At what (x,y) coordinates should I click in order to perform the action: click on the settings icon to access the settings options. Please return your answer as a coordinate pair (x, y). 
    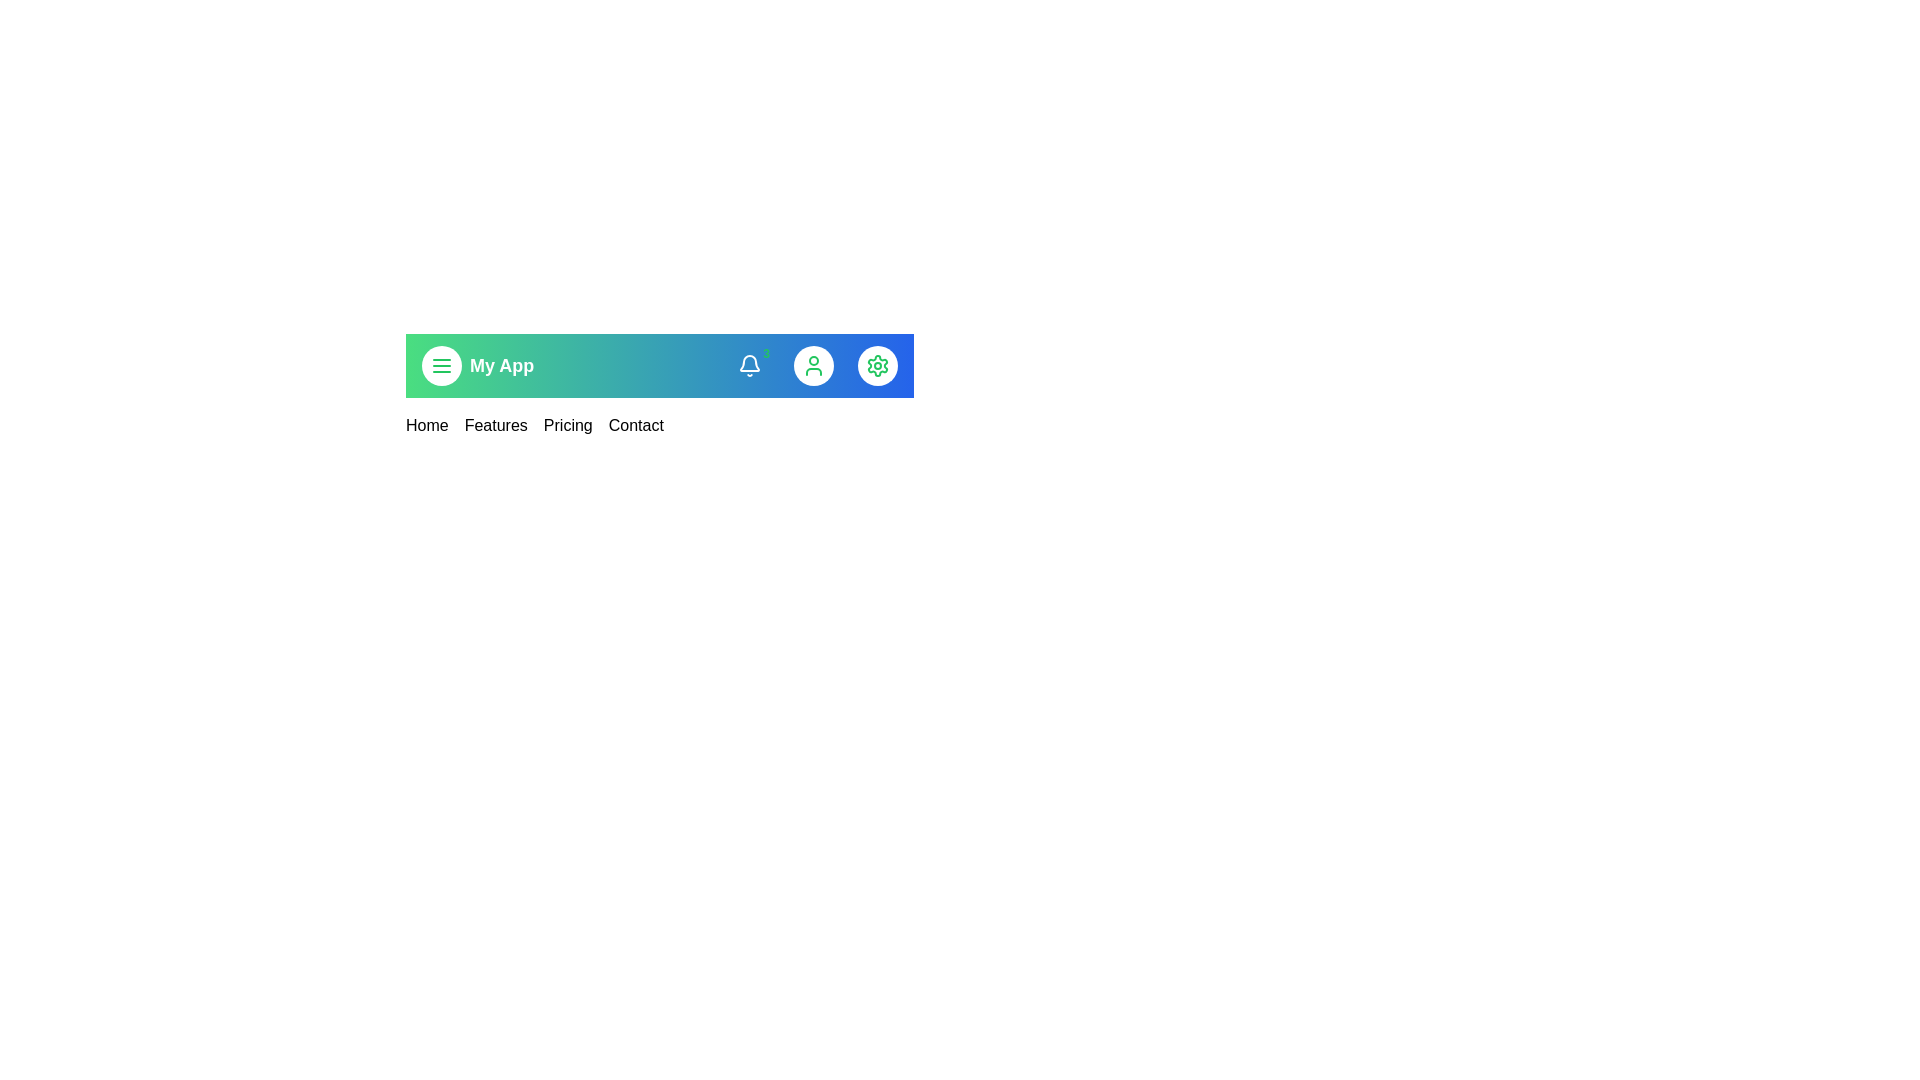
    Looking at the image, I should click on (878, 366).